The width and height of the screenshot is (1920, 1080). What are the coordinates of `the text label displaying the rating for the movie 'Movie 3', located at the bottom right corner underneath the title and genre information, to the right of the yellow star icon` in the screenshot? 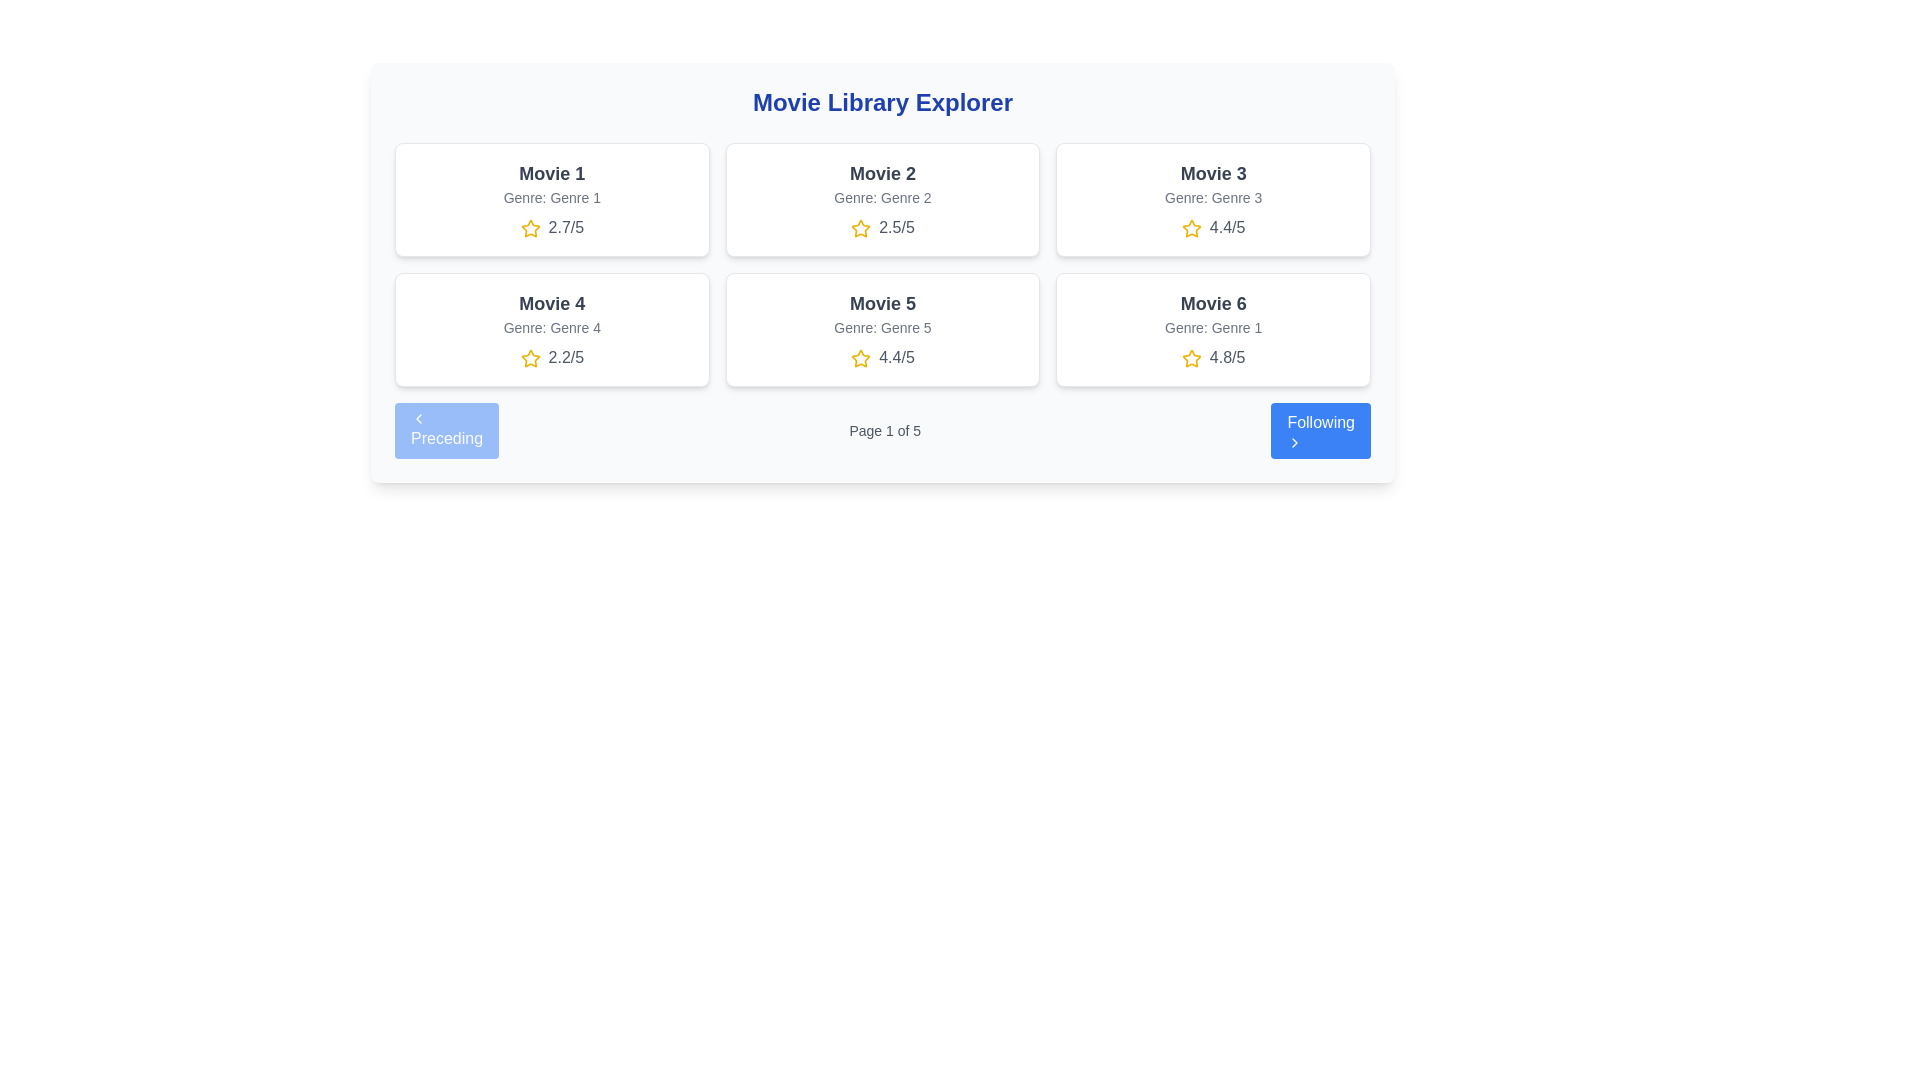 It's located at (1212, 226).